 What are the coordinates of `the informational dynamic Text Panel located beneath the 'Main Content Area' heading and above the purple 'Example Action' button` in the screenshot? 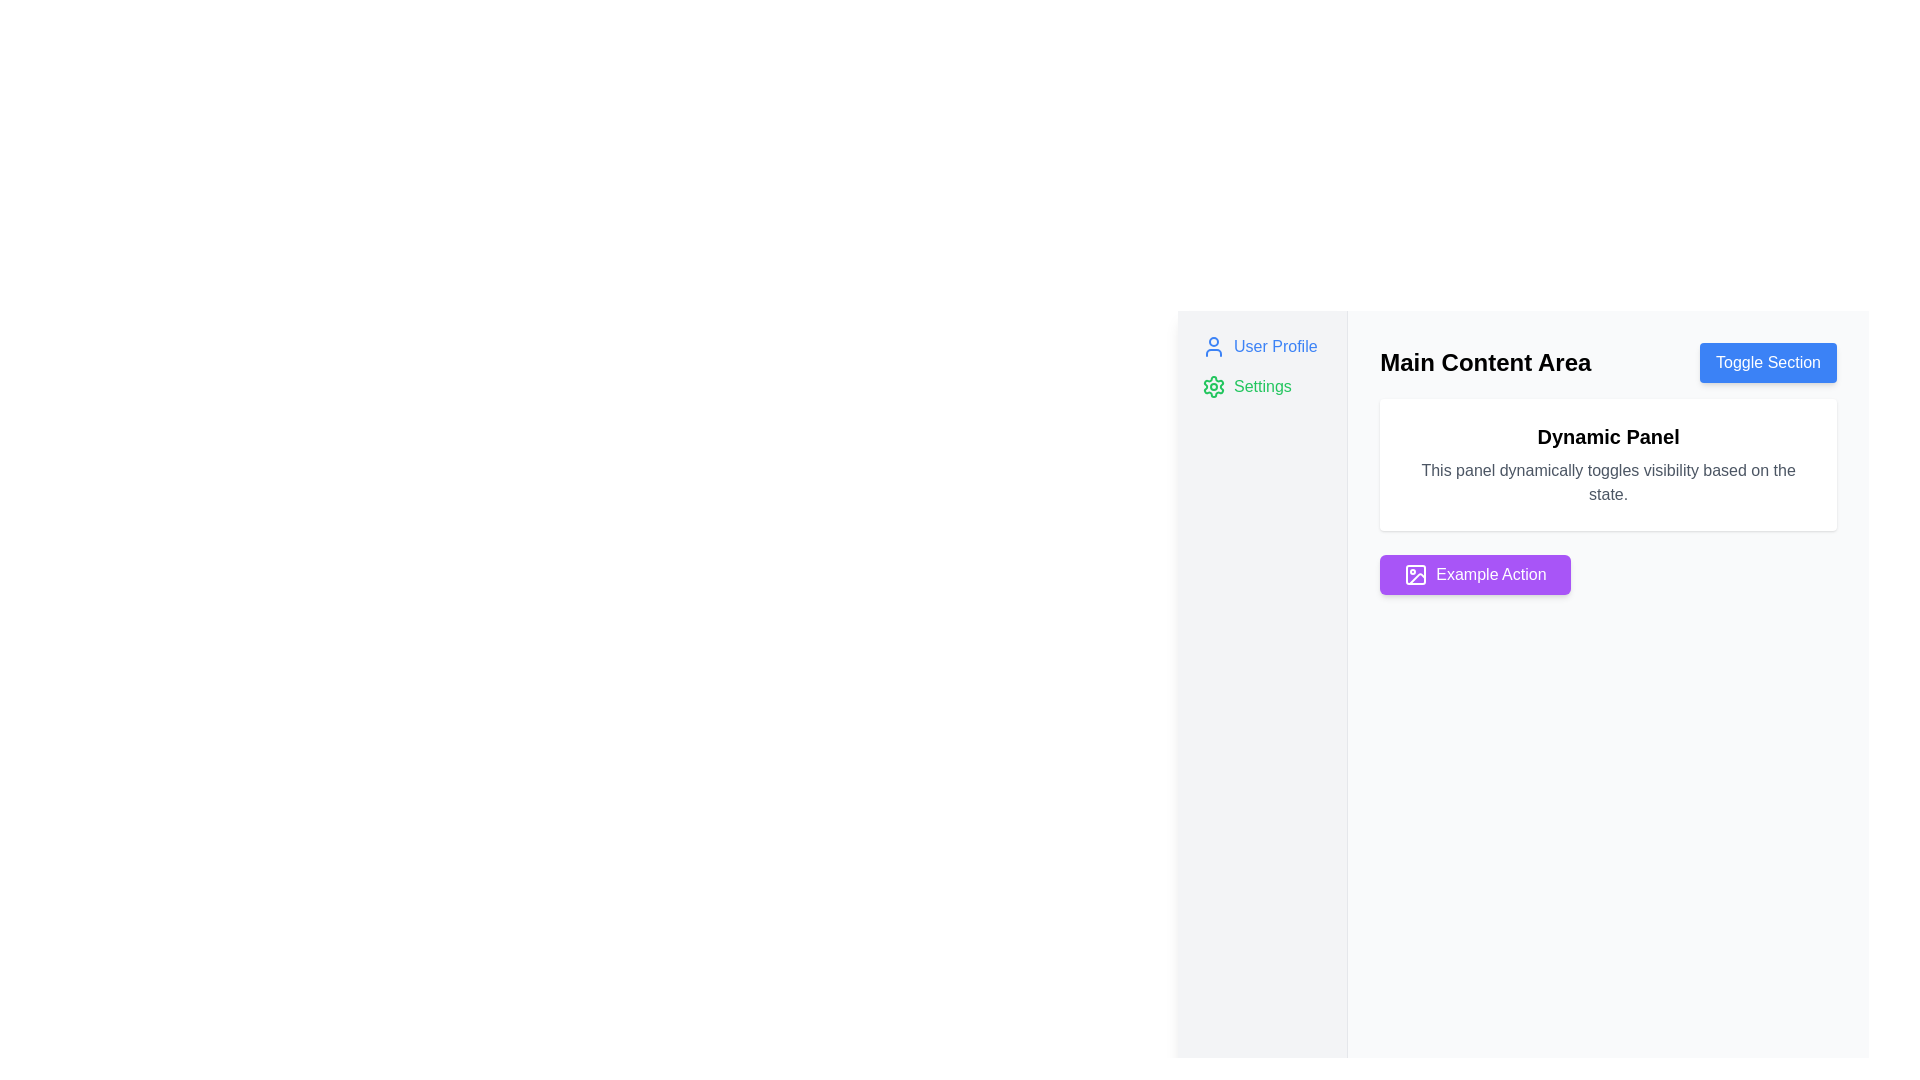 It's located at (1608, 465).